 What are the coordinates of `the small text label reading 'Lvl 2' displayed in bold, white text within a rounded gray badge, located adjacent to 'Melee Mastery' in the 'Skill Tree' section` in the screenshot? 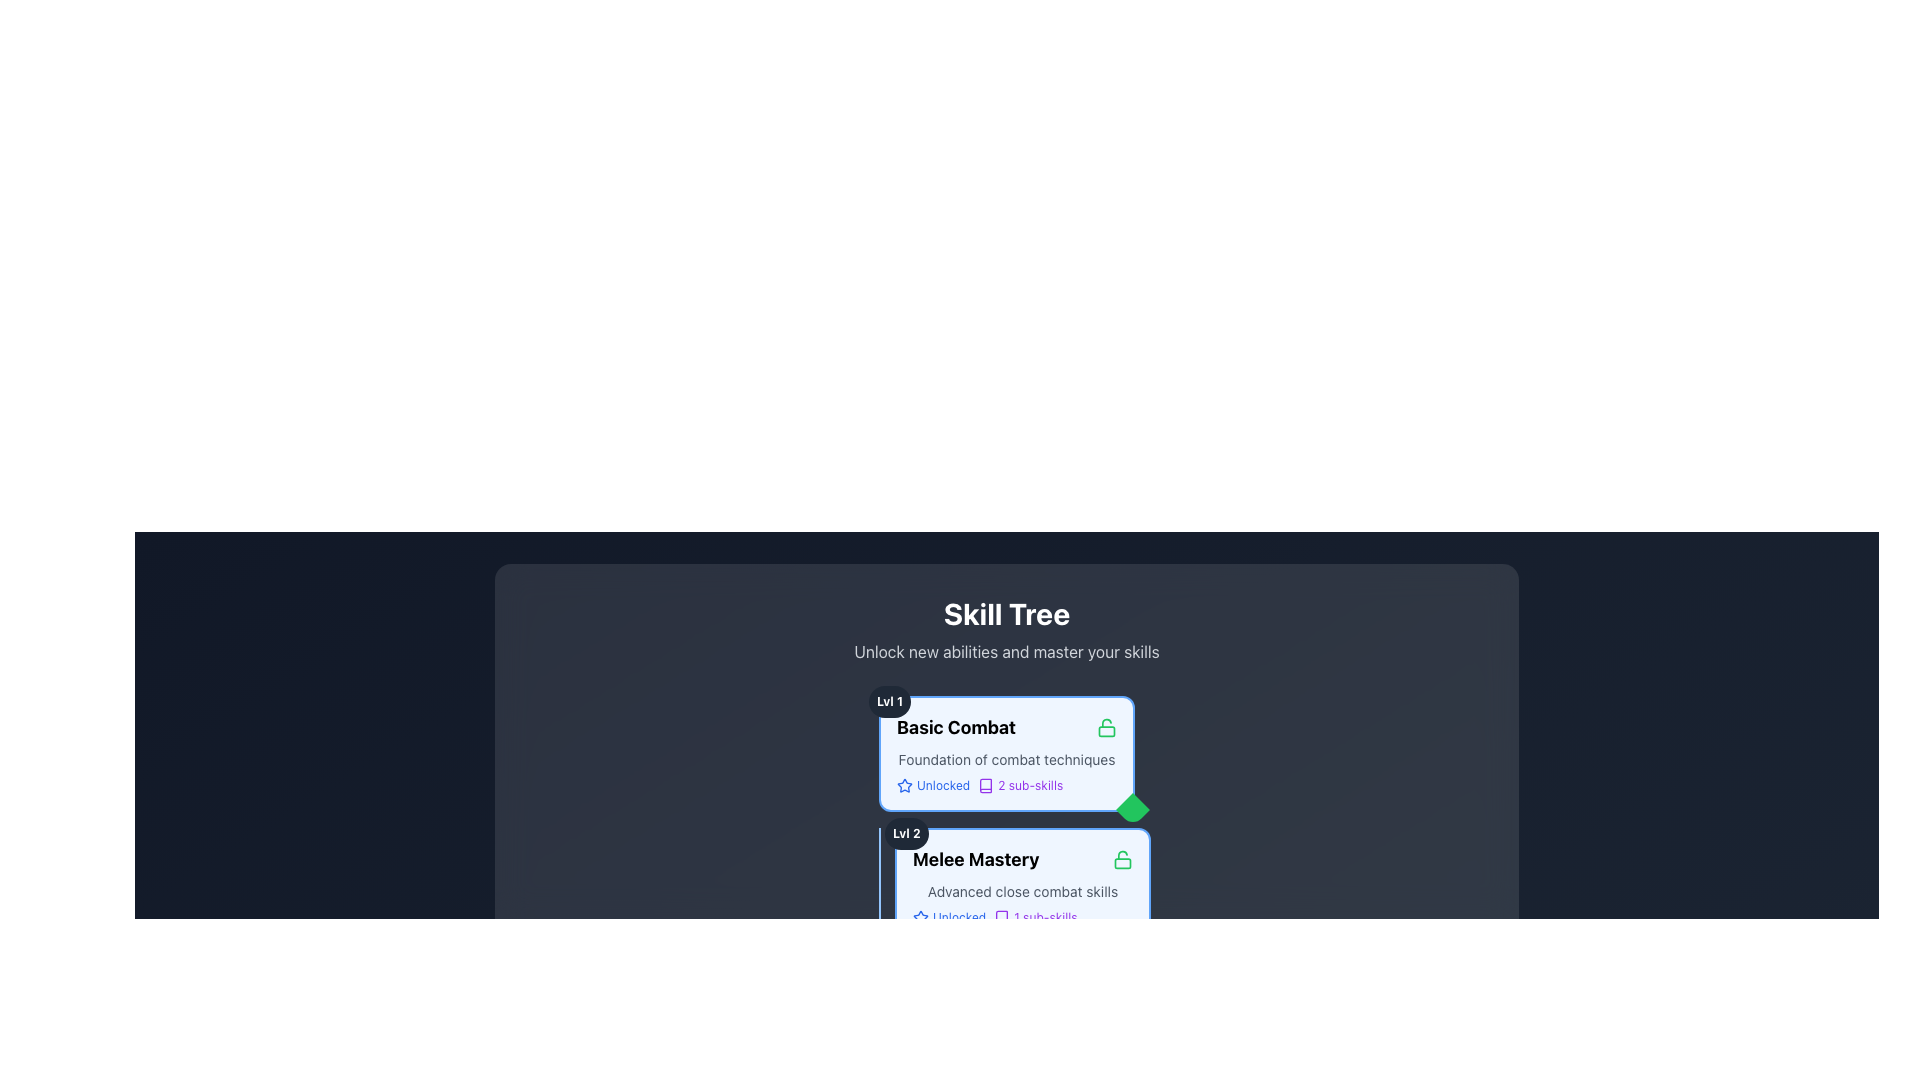 It's located at (905, 833).